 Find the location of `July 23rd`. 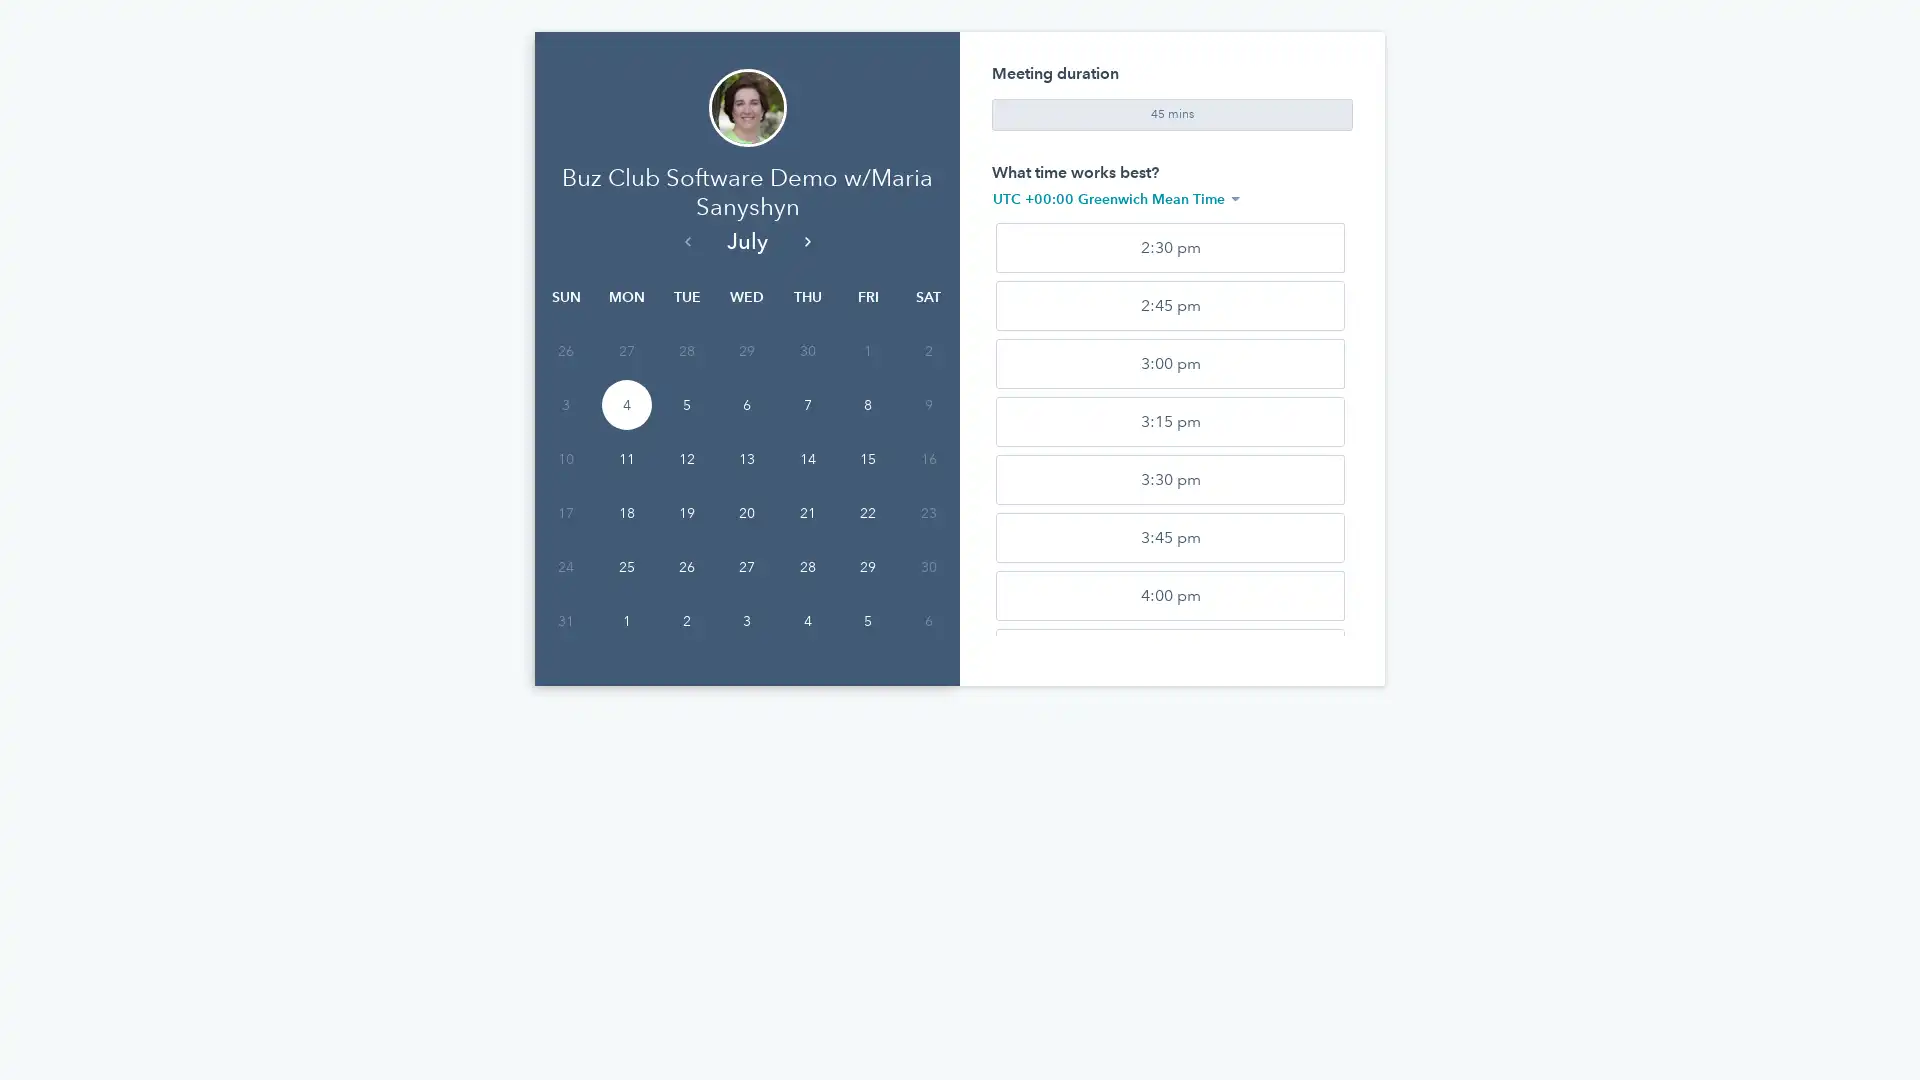

July 23rd is located at coordinates (926, 588).